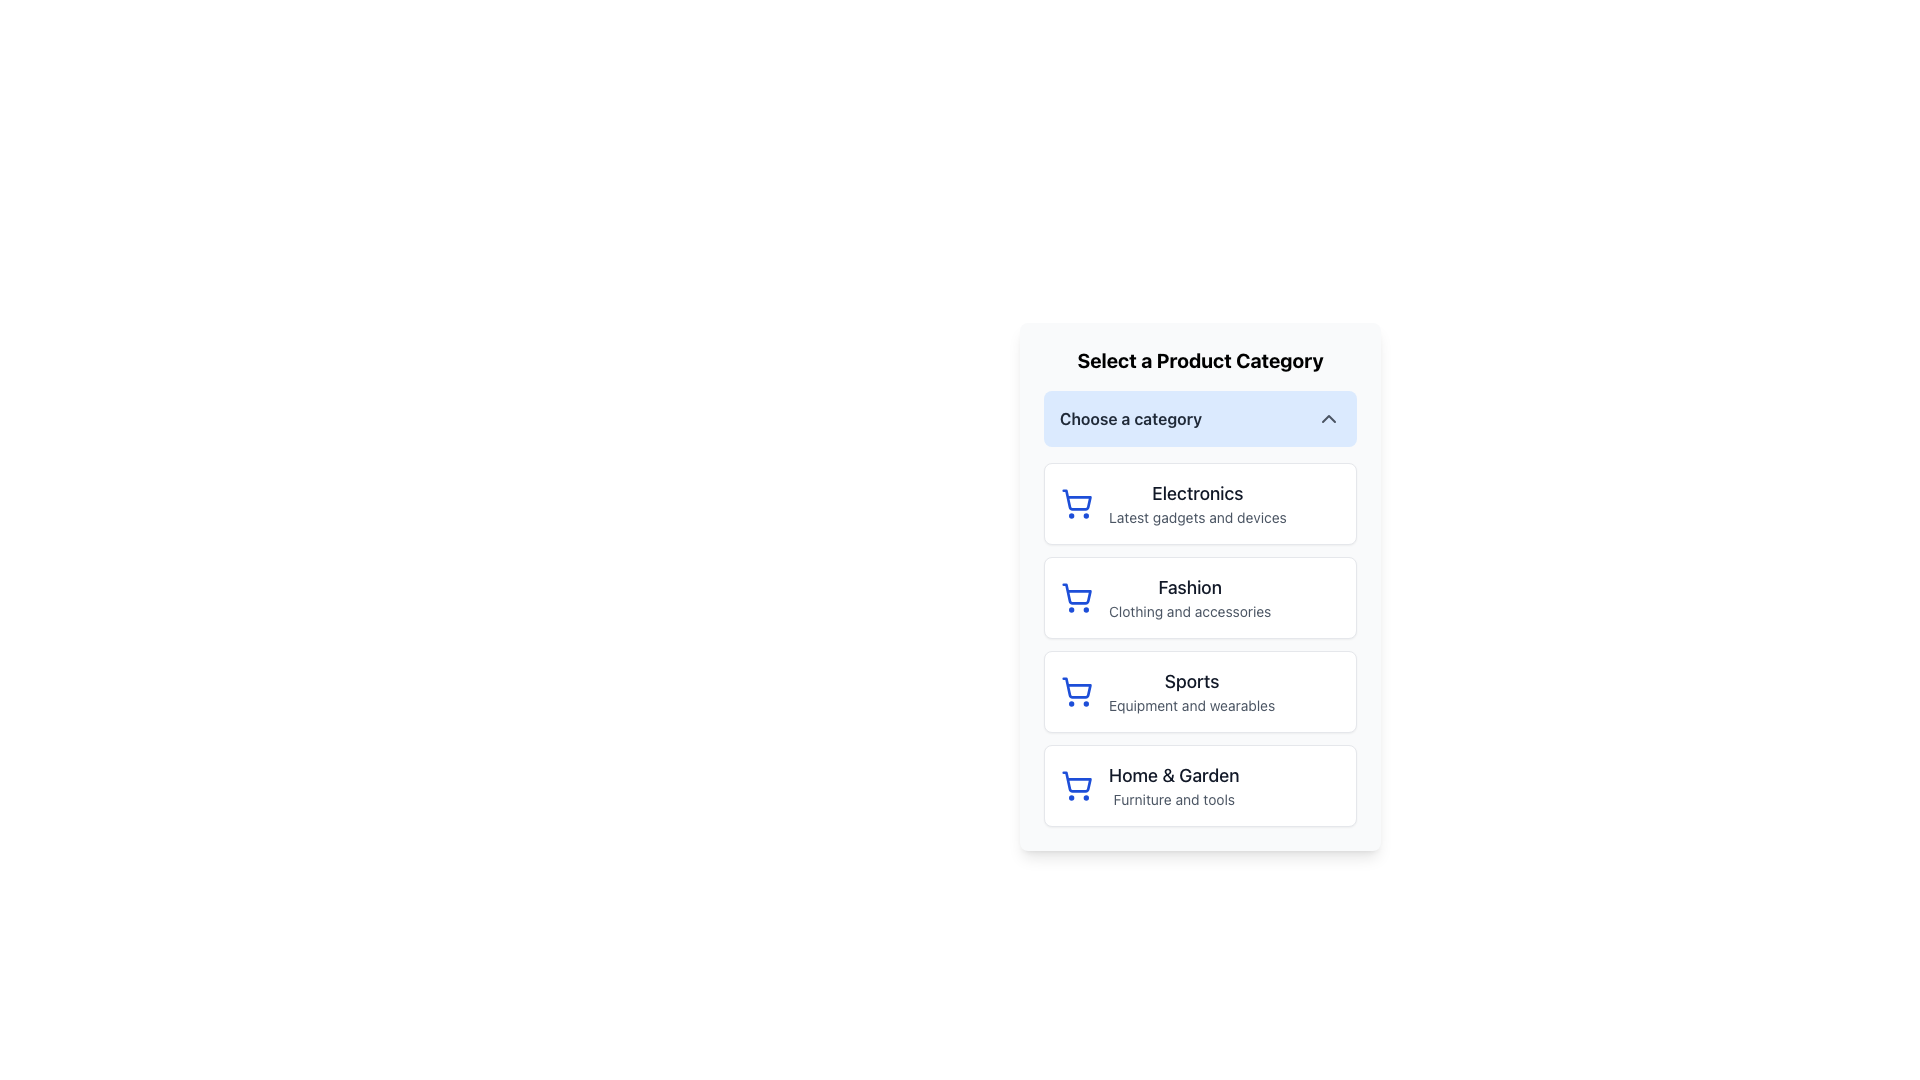 This screenshot has height=1080, width=1920. Describe the element at coordinates (1076, 499) in the screenshot. I see `the primary graphical icon representing the 'Electronics' category located on the left side of the category item in the vertical list` at that location.